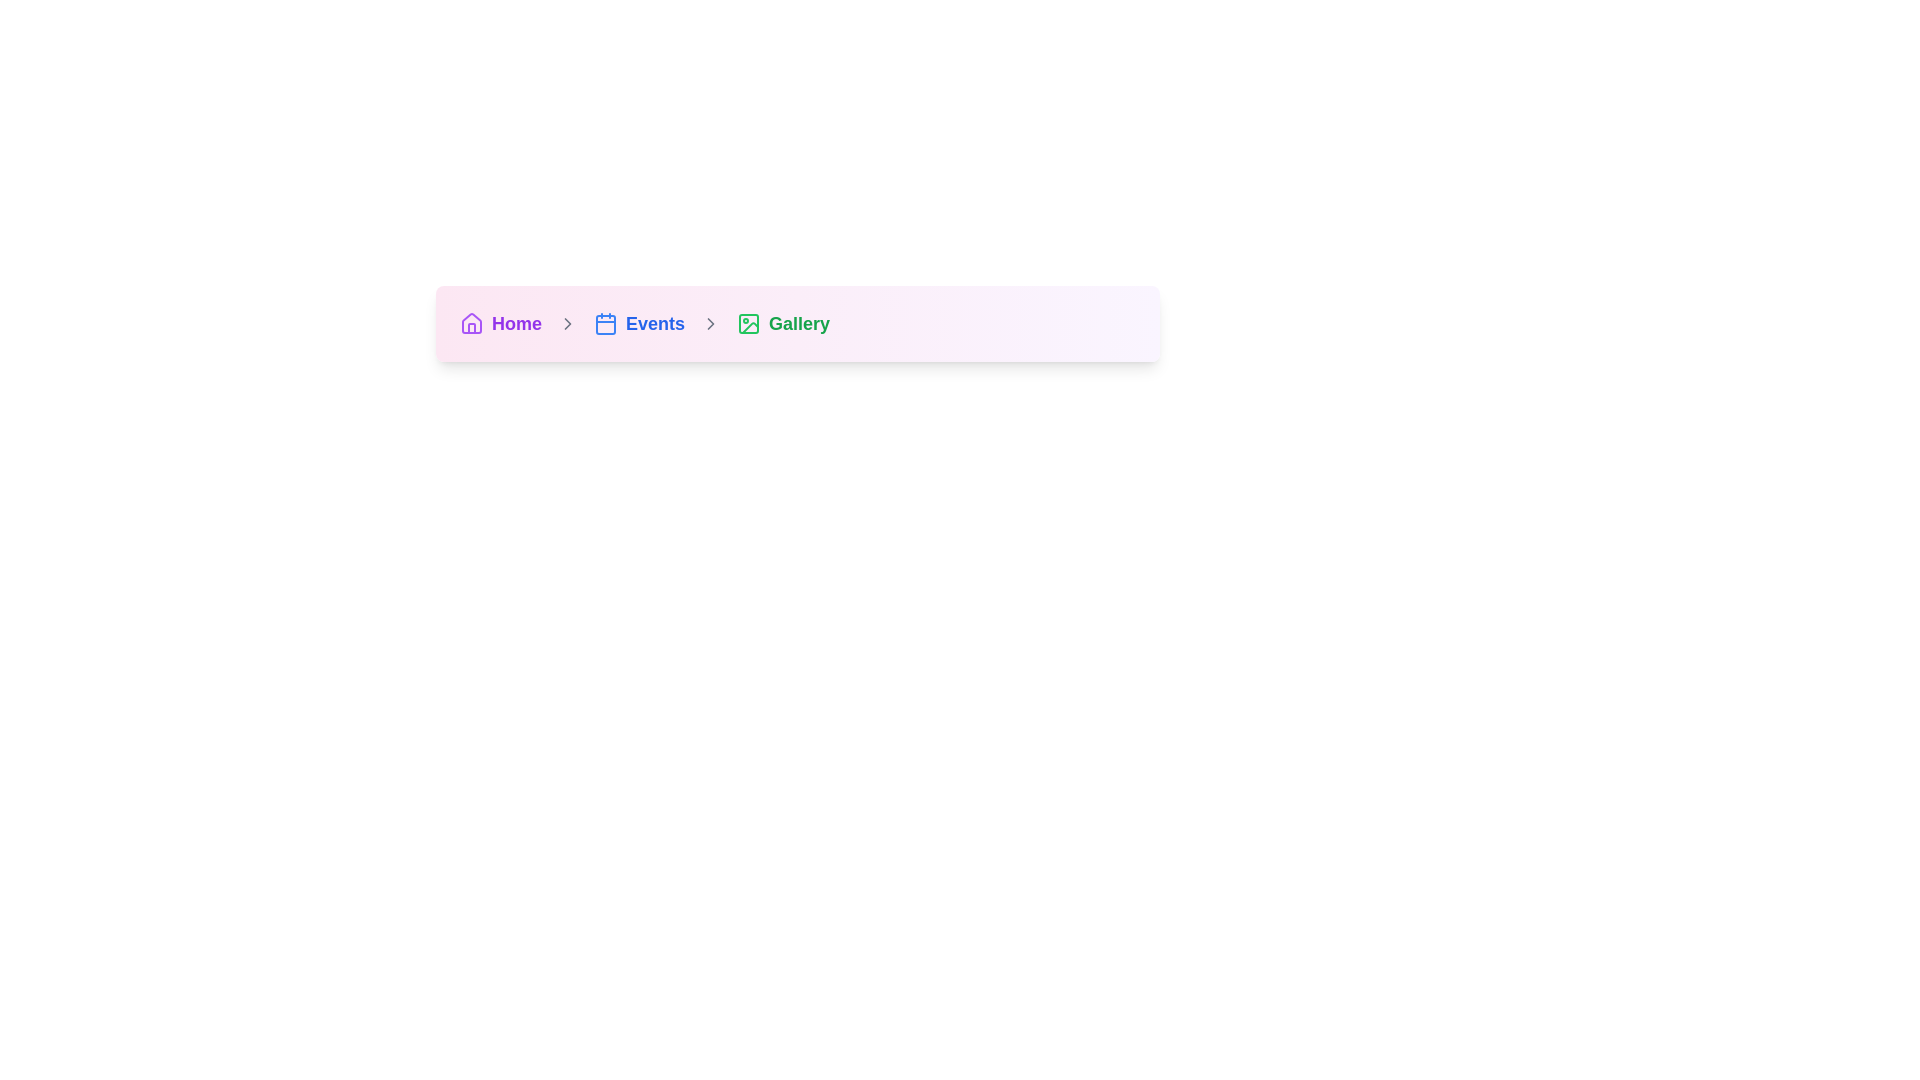  Describe the element at coordinates (710, 323) in the screenshot. I see `the separator icon located between the 'Events' and 'Gallery' sections in the breadcrumb navigation bar` at that location.